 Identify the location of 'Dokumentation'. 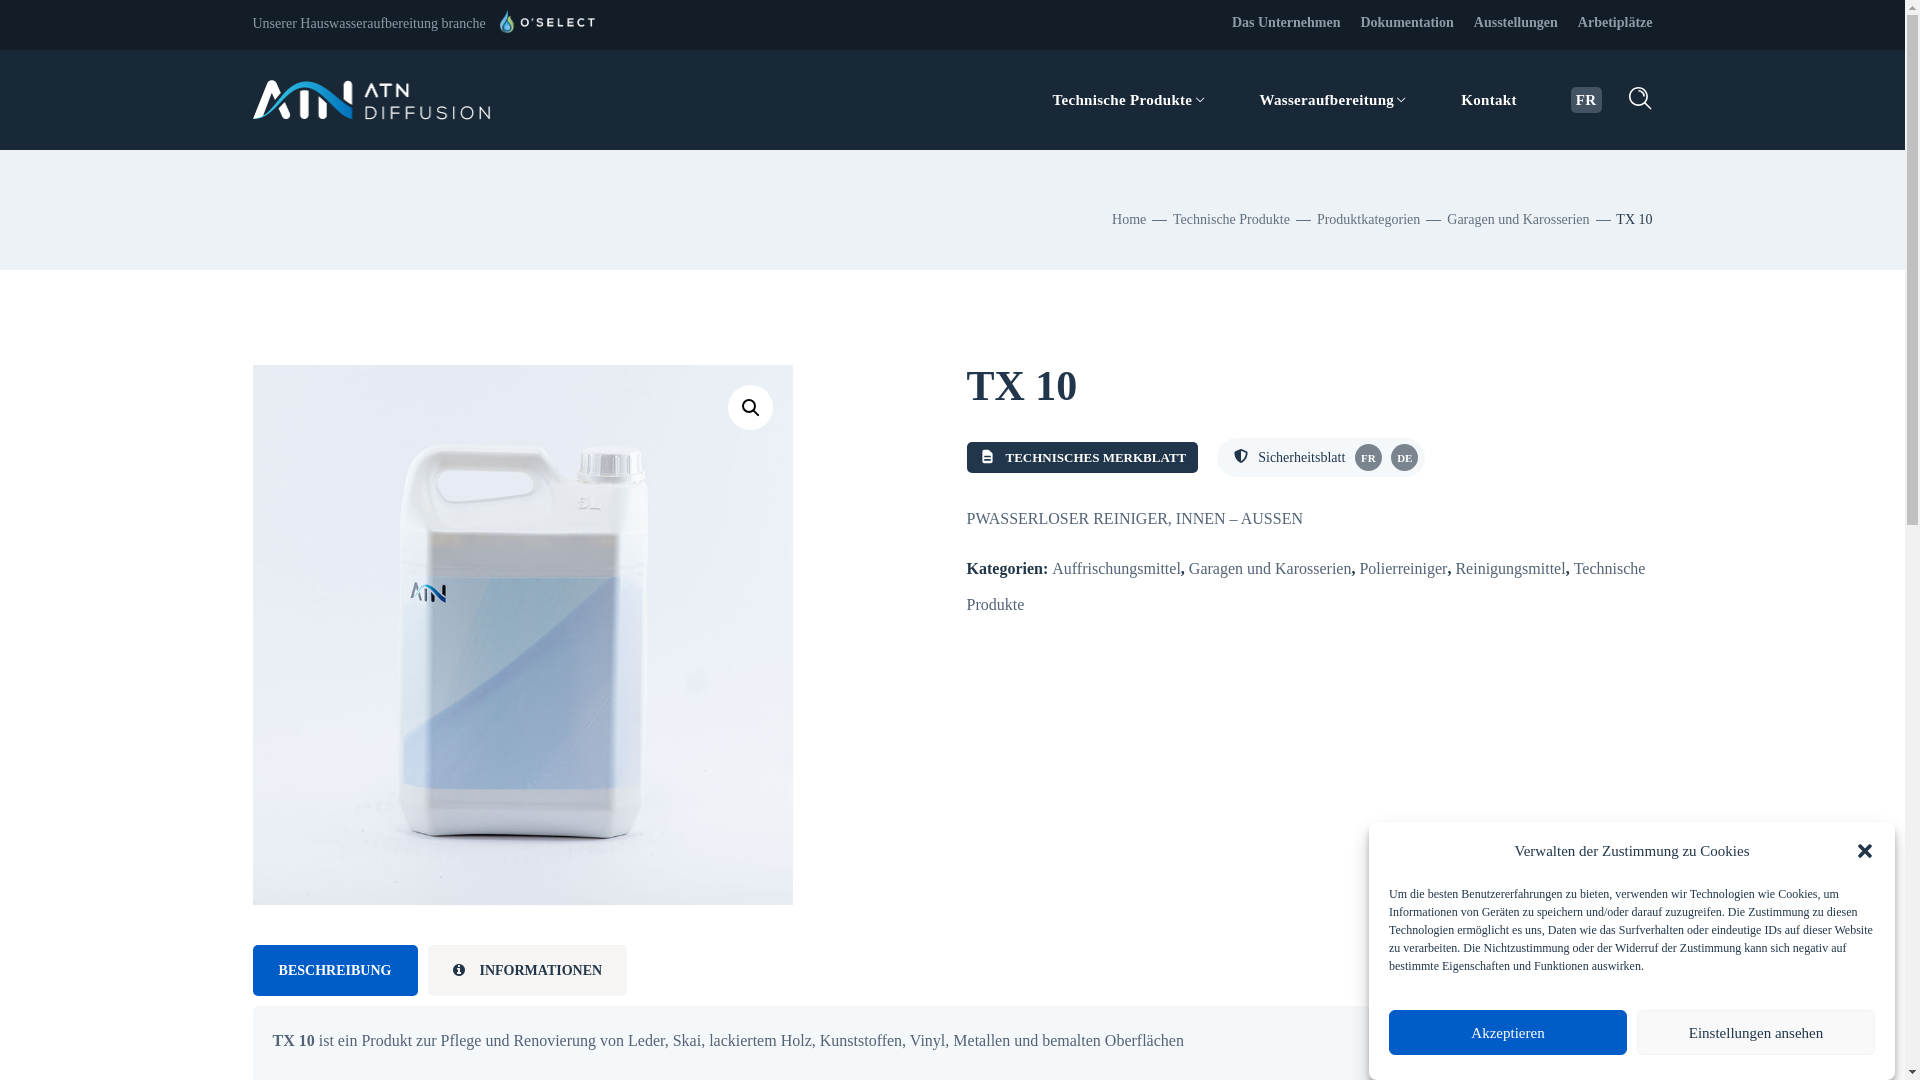
(1405, 22).